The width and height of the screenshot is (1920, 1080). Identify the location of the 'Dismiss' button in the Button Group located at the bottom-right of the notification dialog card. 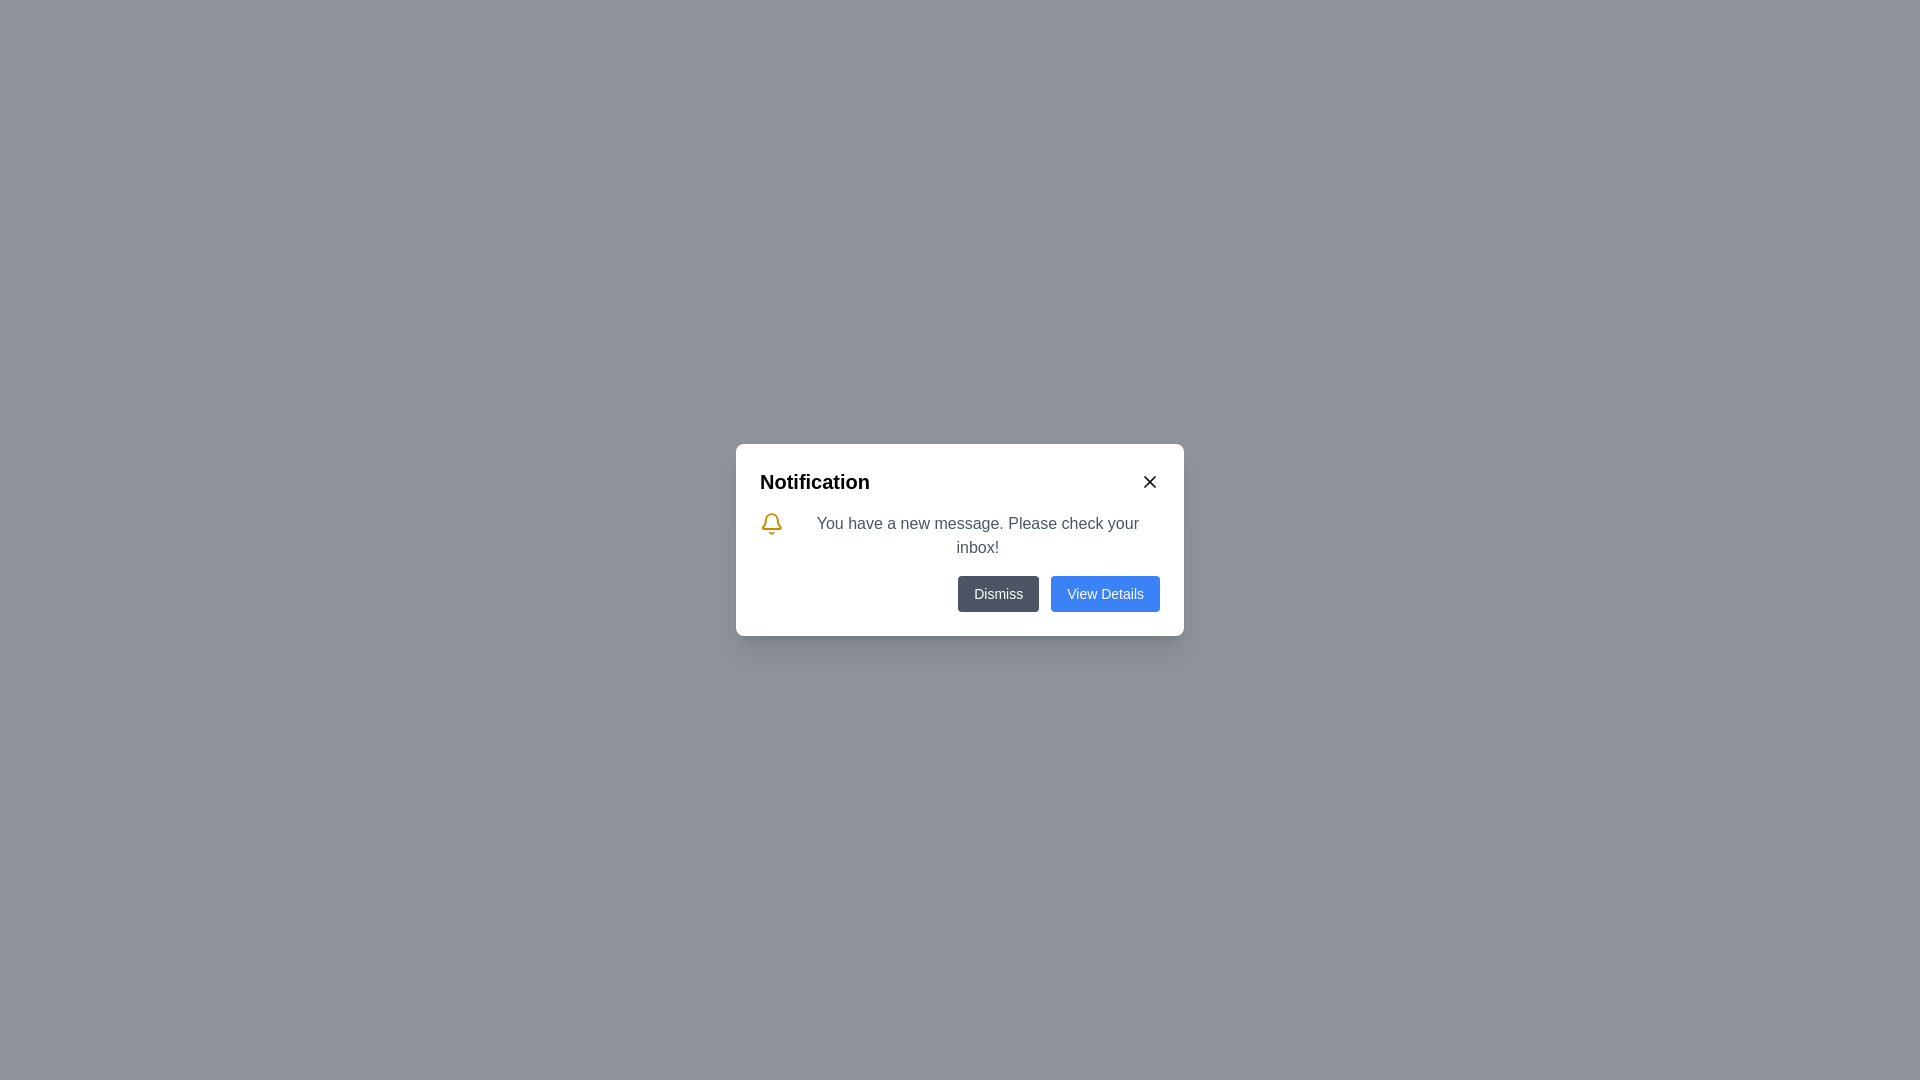
(960, 593).